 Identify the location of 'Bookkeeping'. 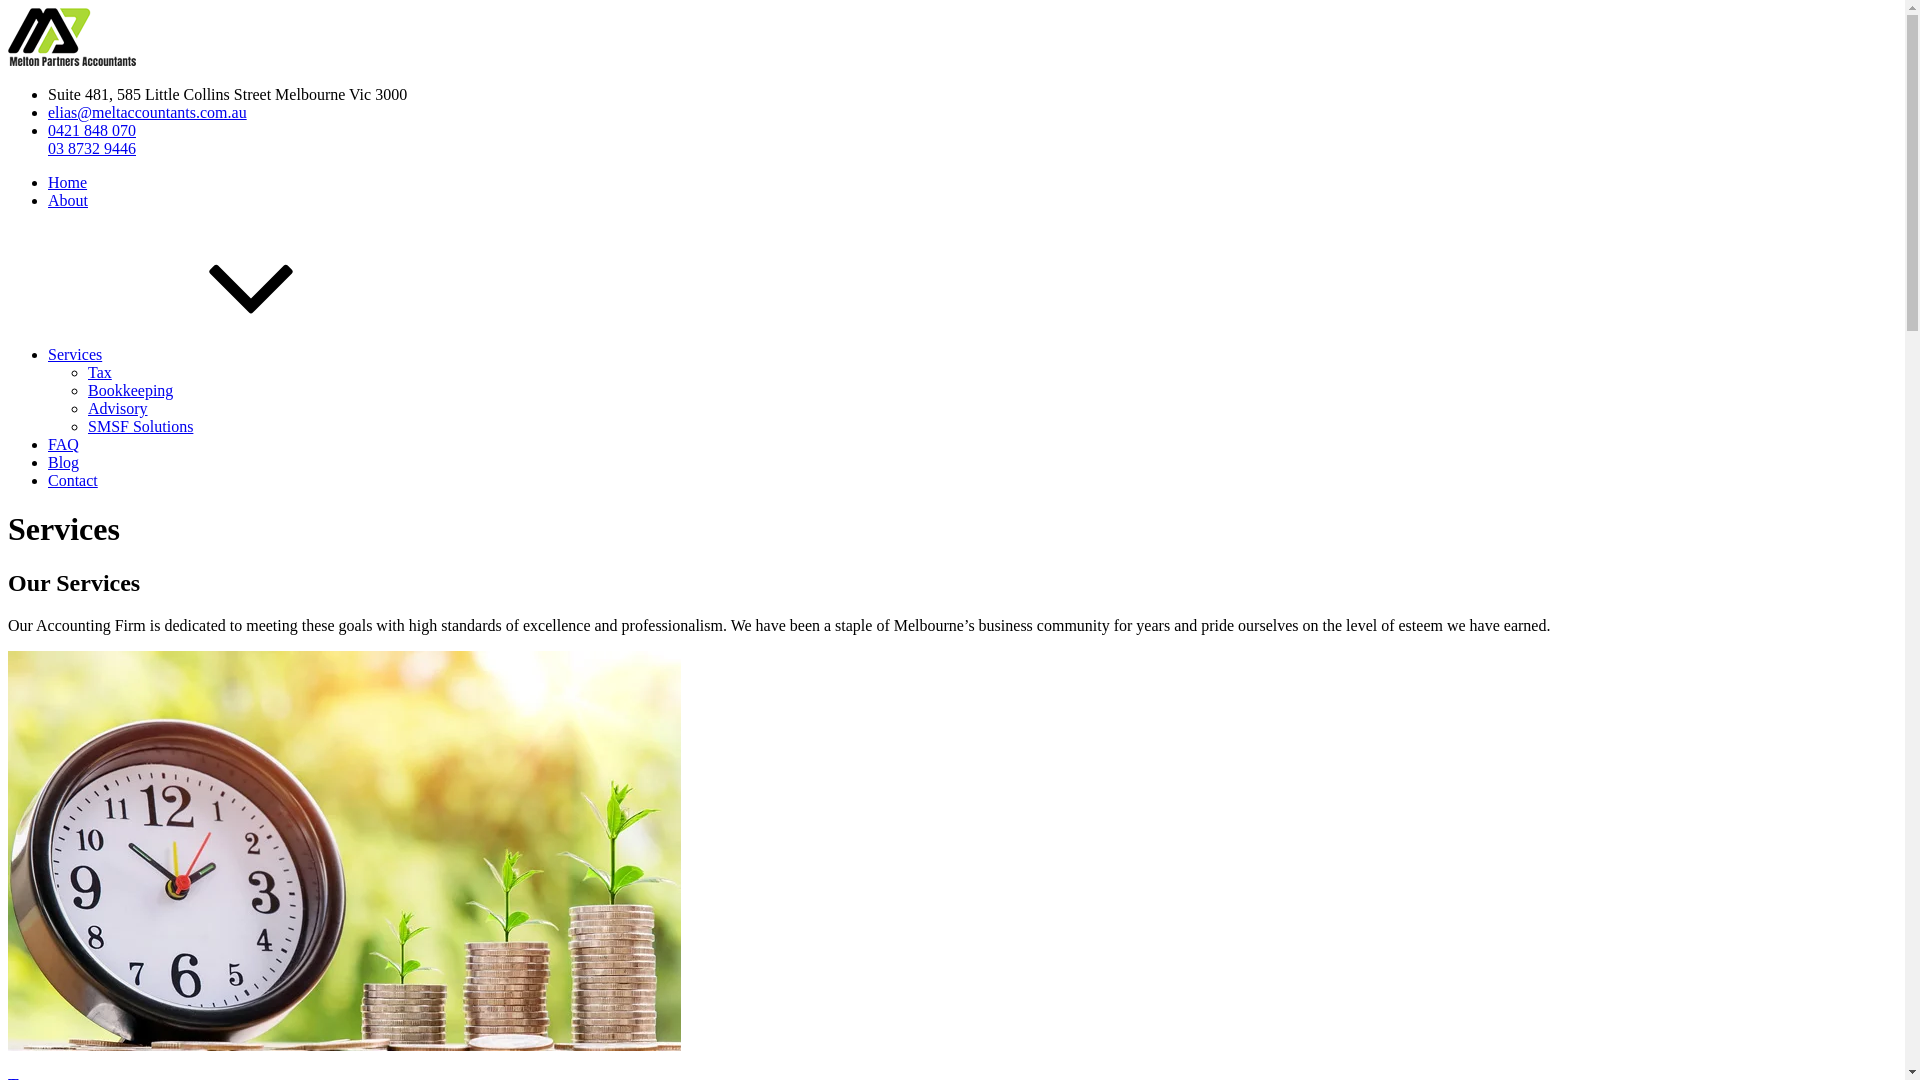
(129, 390).